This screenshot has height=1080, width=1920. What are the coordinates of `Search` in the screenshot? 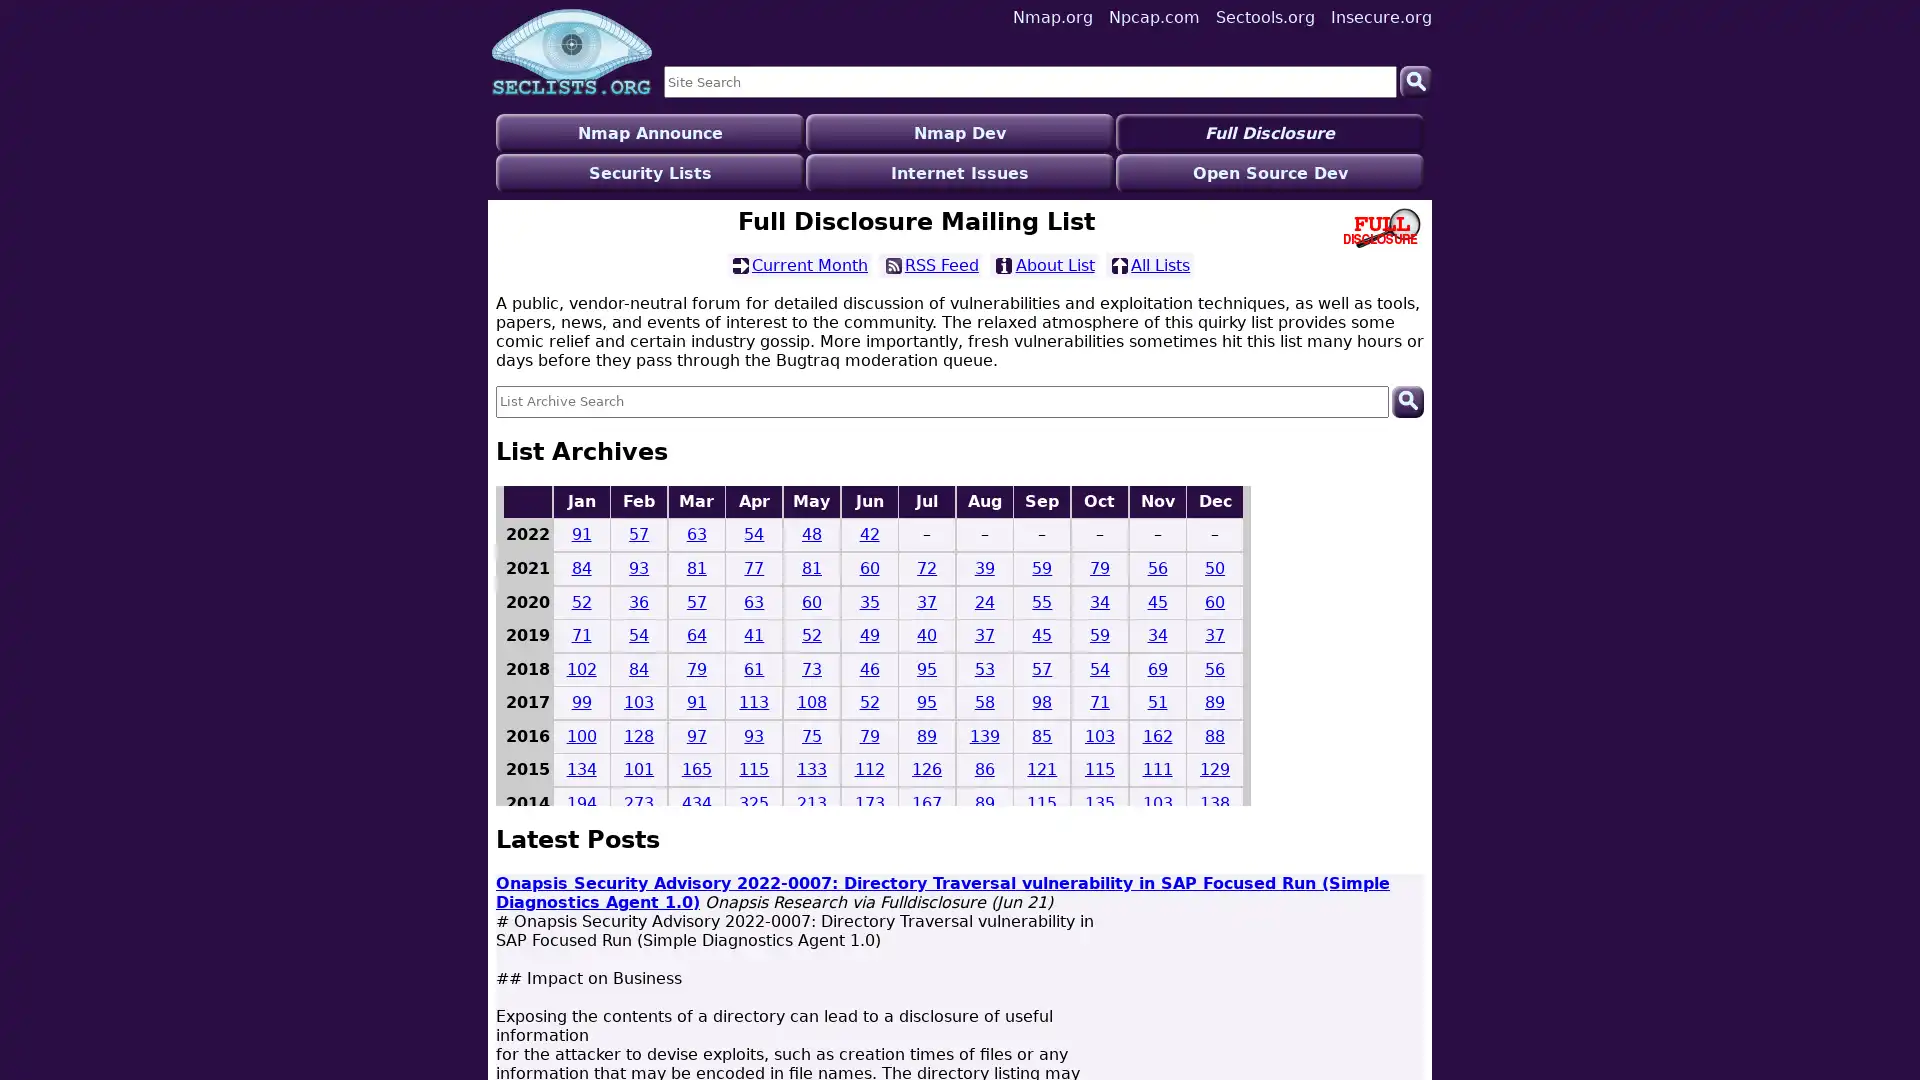 It's located at (1415, 80).